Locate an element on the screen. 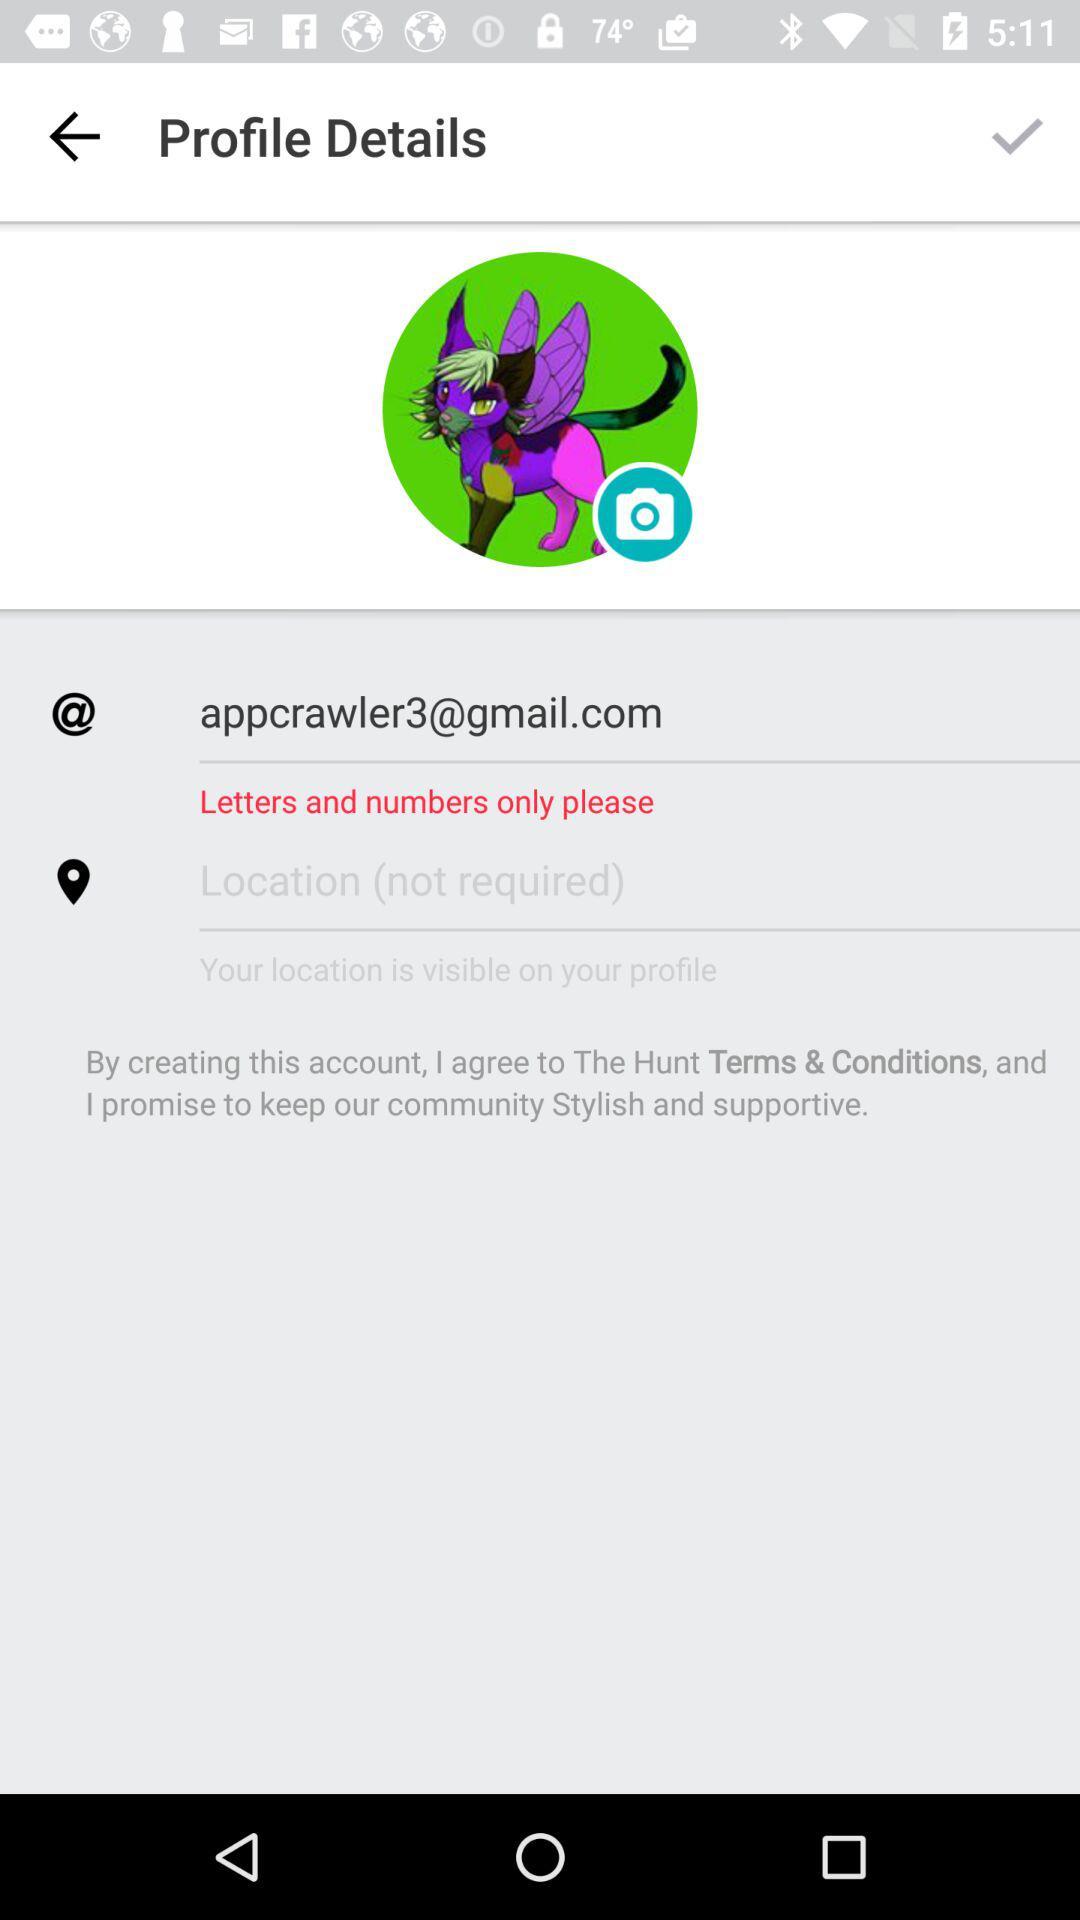 The height and width of the screenshot is (1920, 1080). change profile picture is located at coordinates (644, 514).